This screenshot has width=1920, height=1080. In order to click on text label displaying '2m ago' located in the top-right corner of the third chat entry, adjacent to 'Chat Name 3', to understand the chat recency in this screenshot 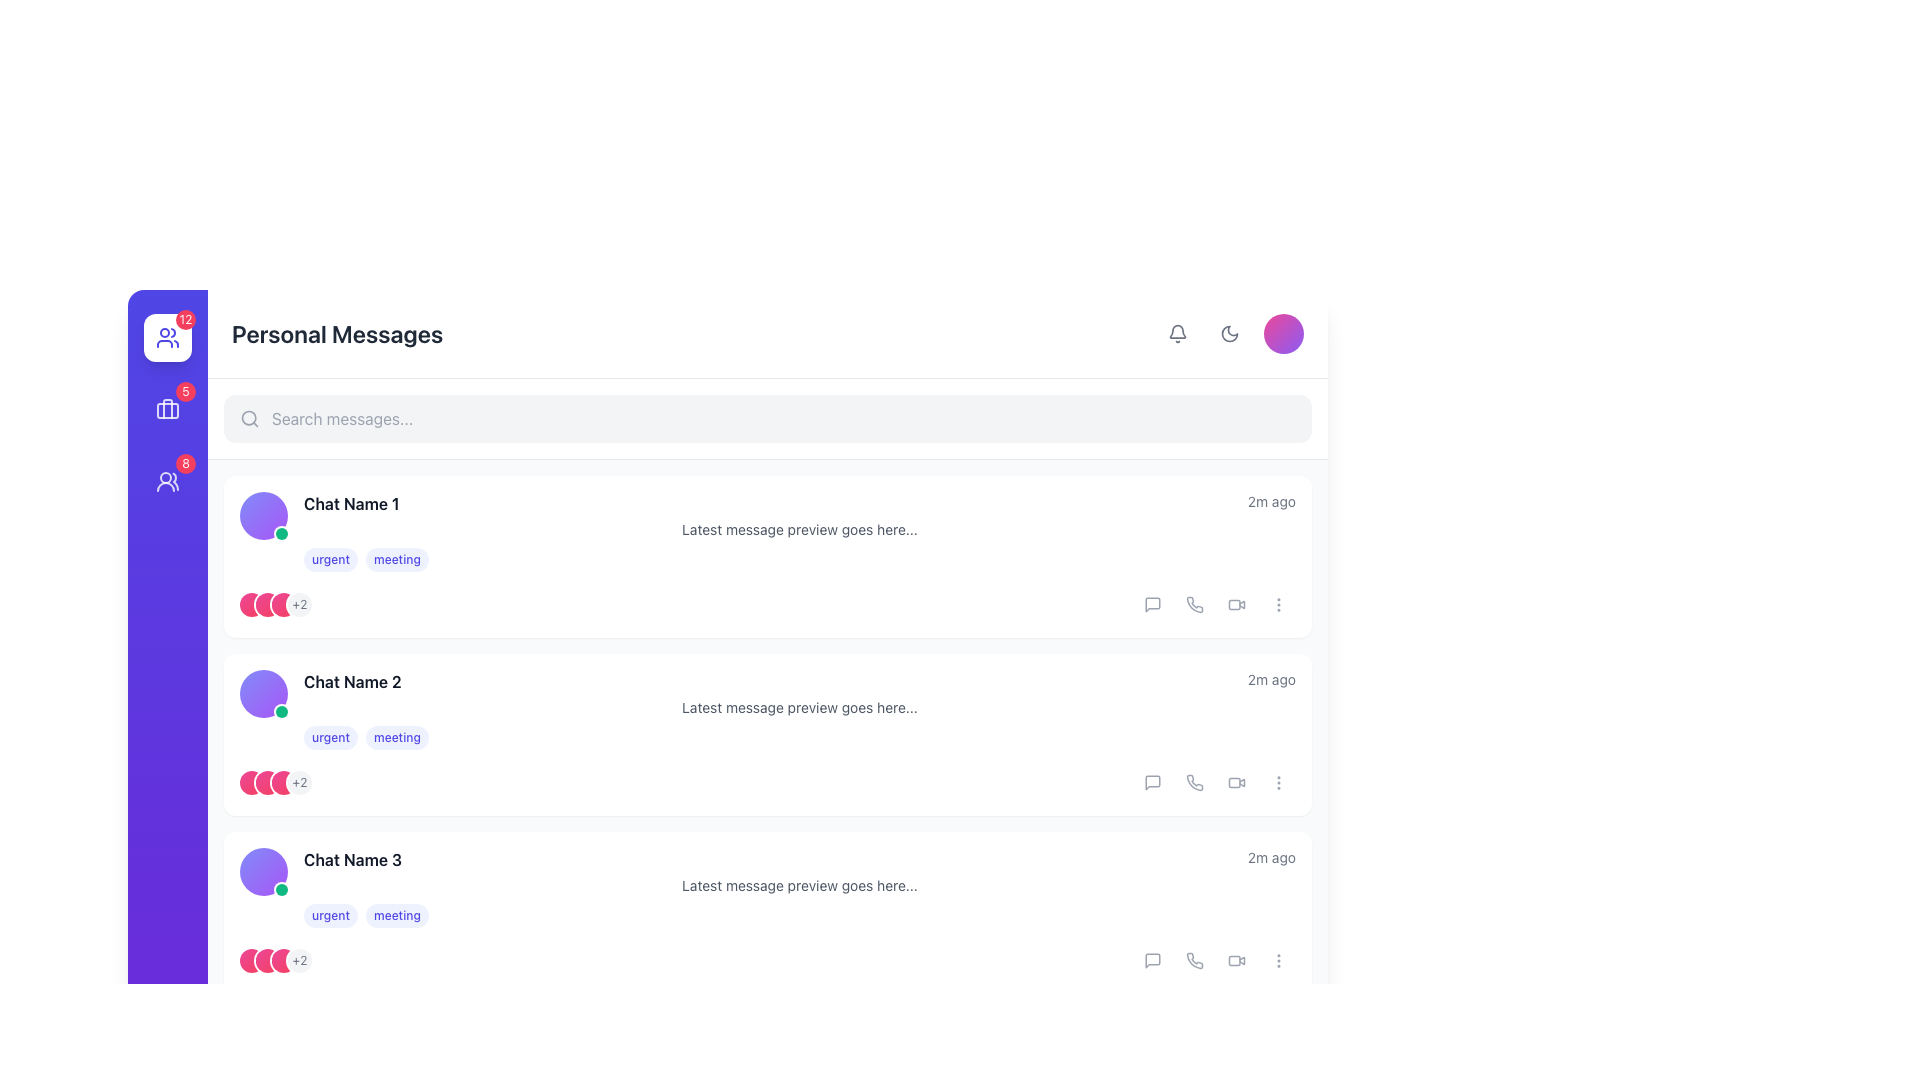, I will do `click(1270, 856)`.